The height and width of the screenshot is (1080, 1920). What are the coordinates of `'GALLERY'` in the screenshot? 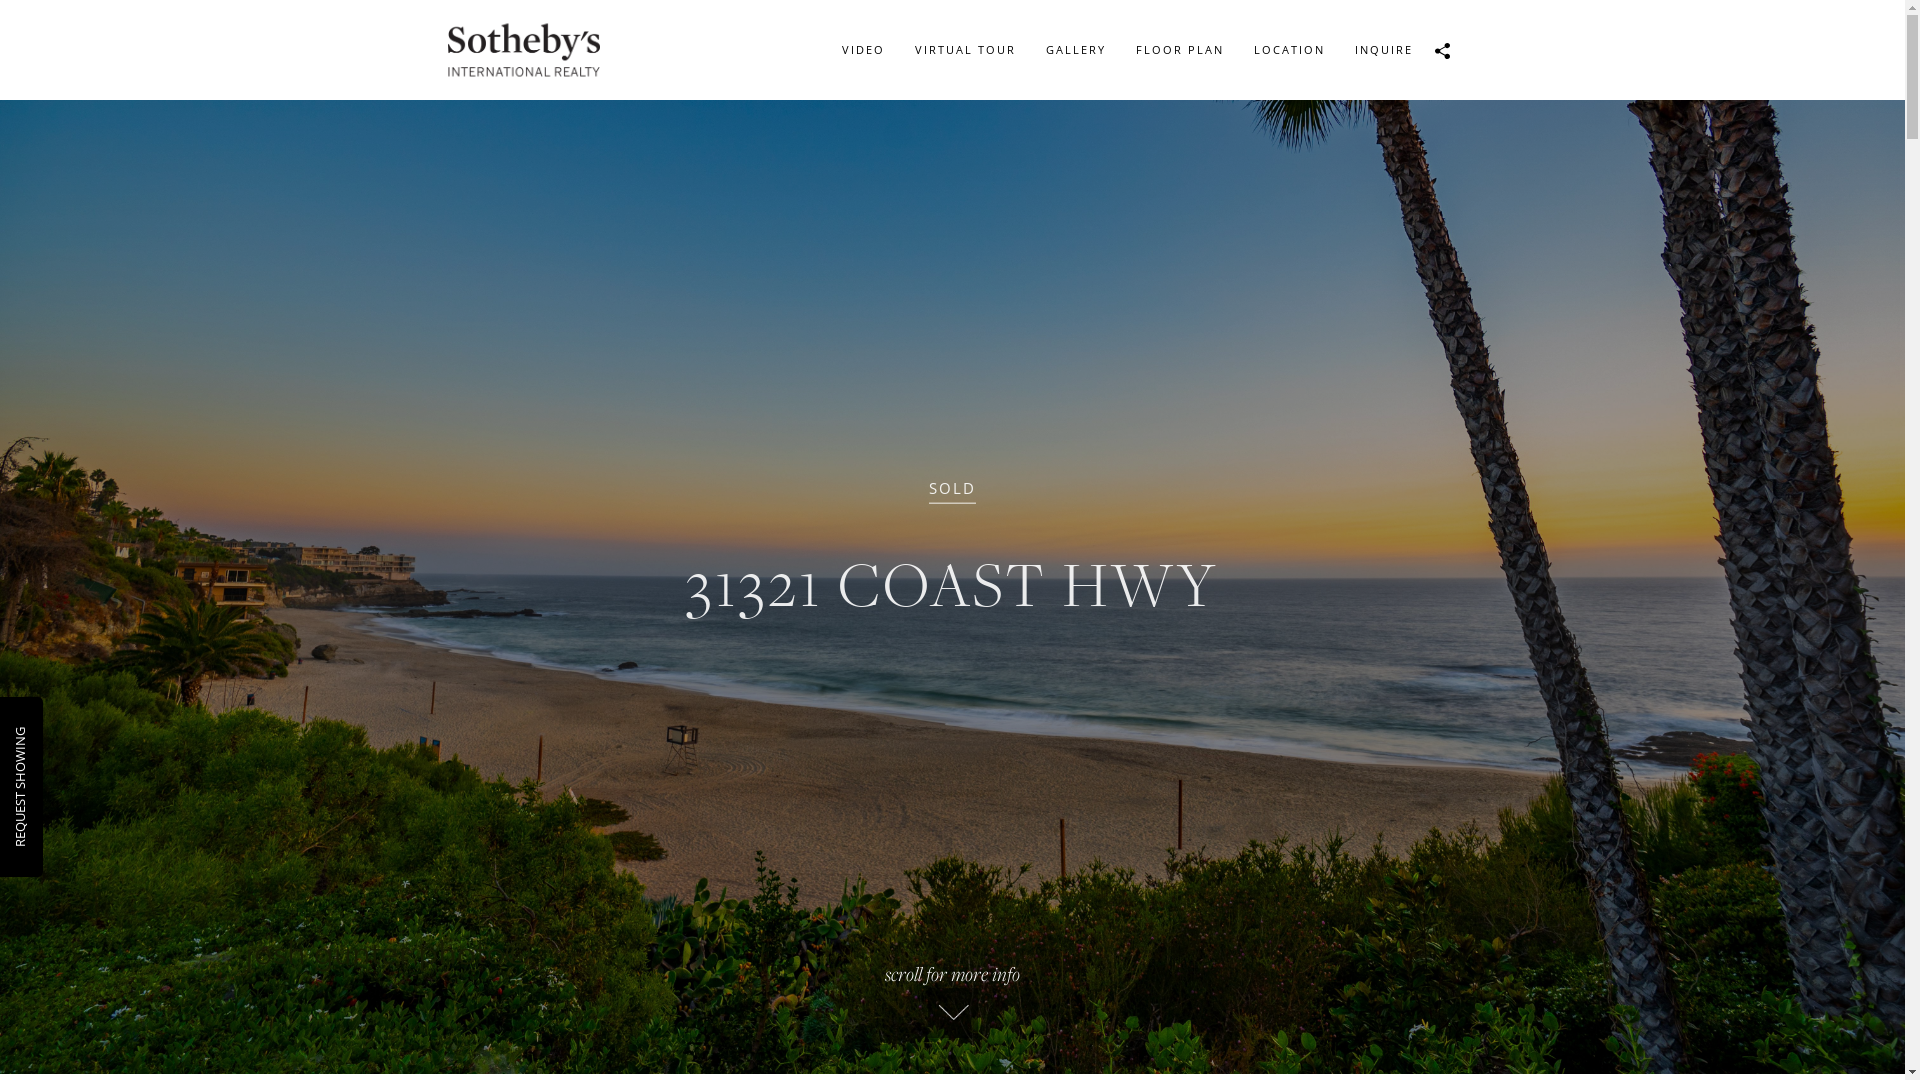 It's located at (1074, 49).